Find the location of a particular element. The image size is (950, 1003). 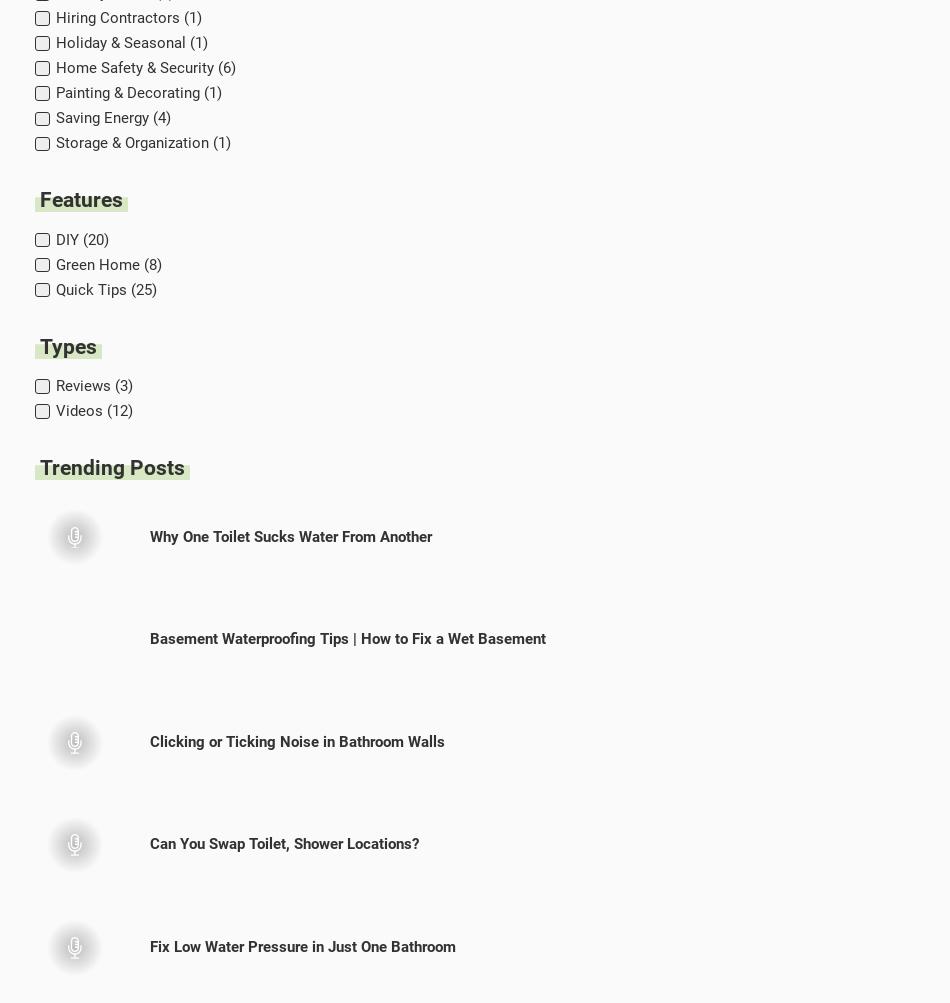

'Green Home (8)' is located at coordinates (108, 264).